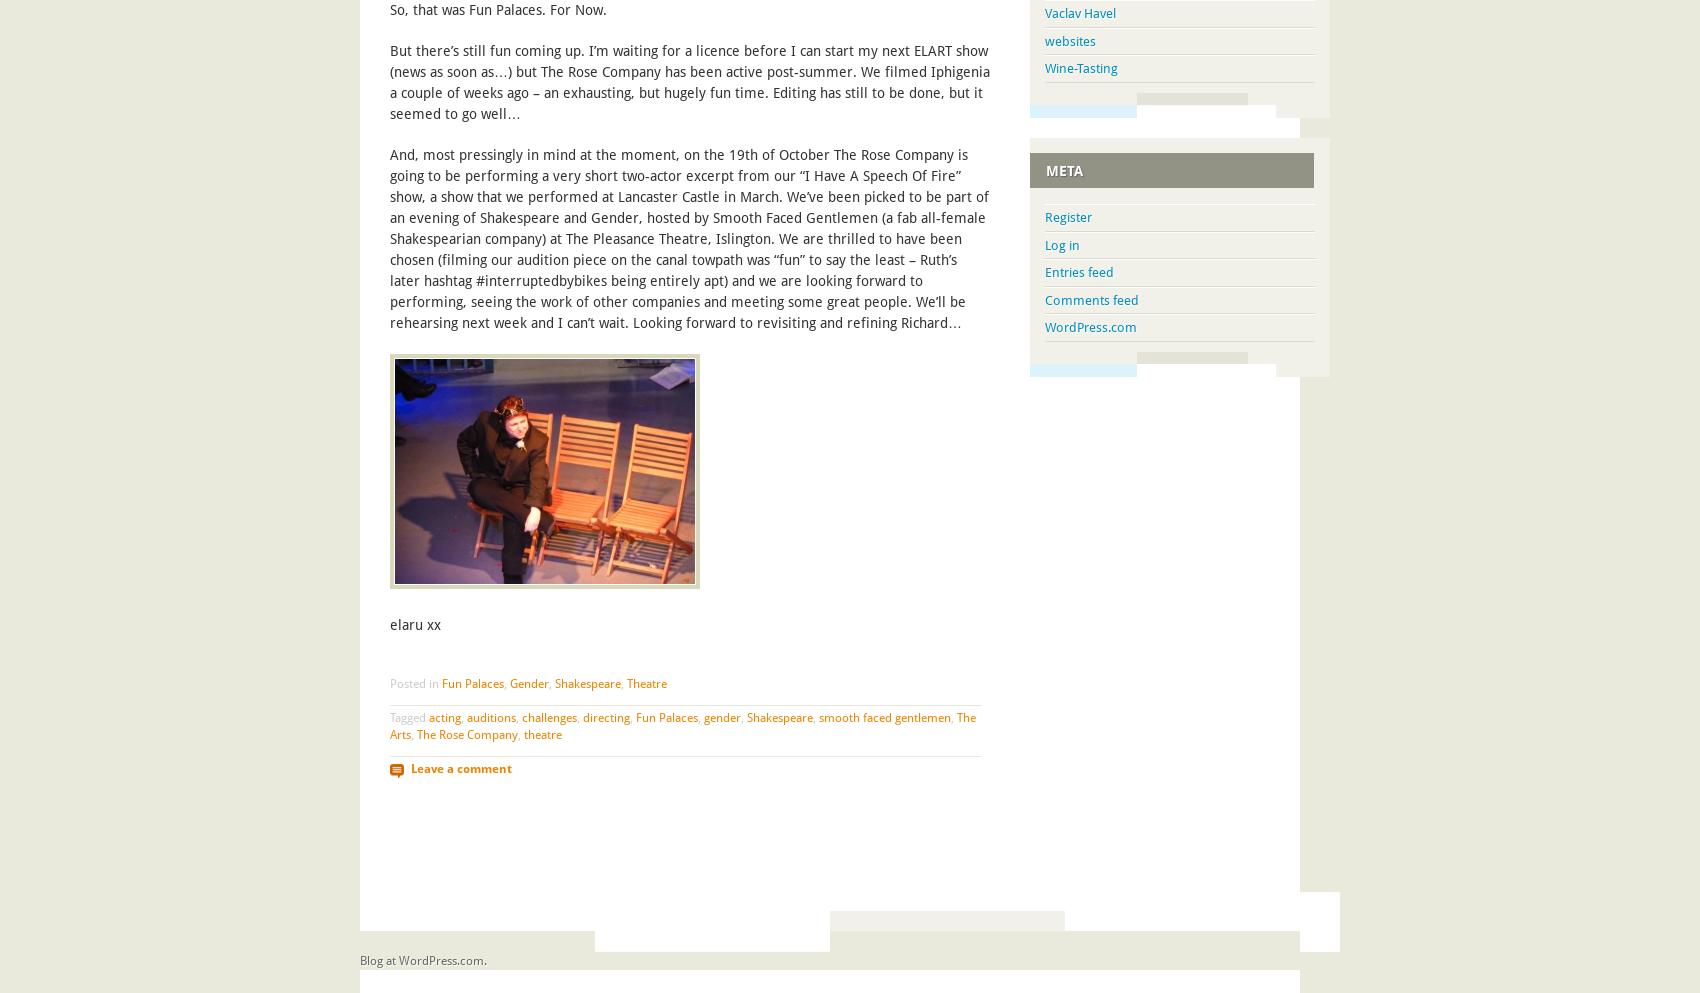 This screenshot has width=1700, height=993. Describe the element at coordinates (541, 735) in the screenshot. I see `'theatre'` at that location.